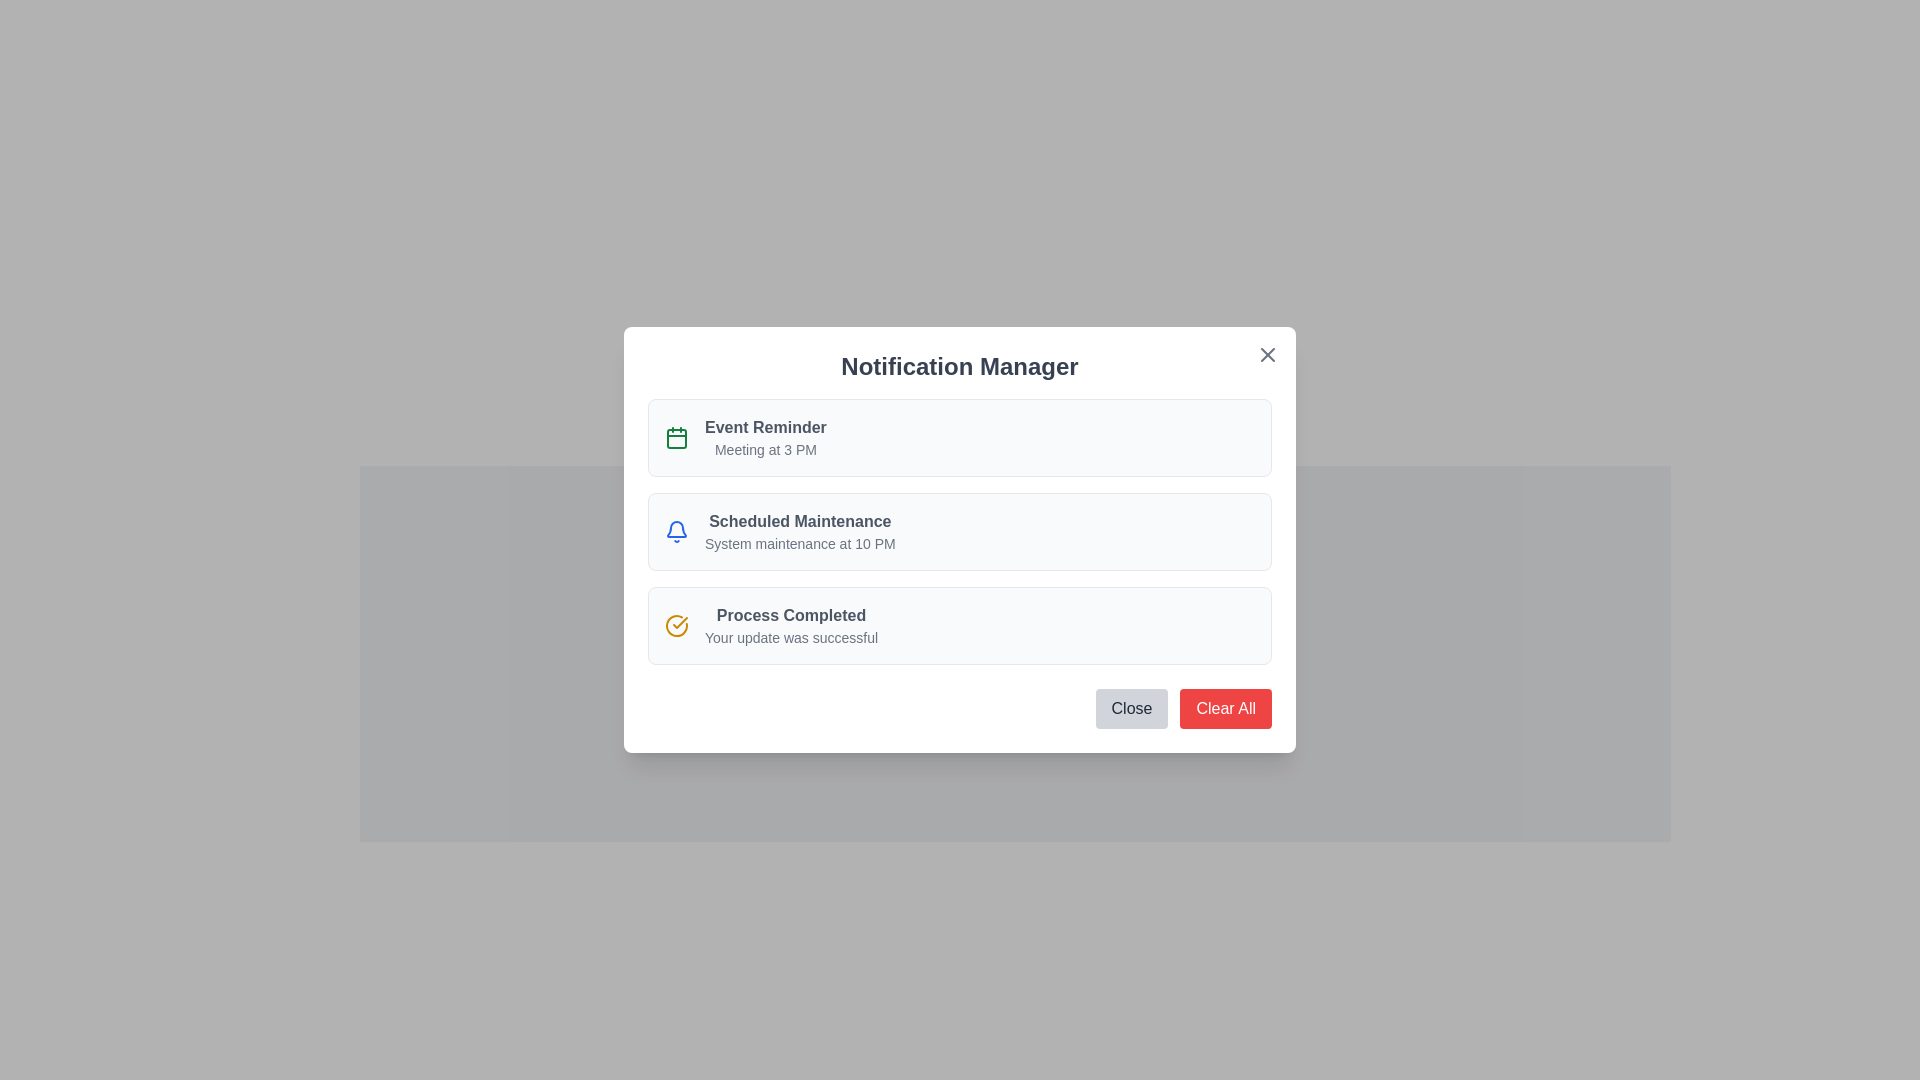  I want to click on the 'Close' button with rounded corners and light gray background located in the bottom-right corner of the 'Notification Manager' modal, so click(1132, 708).